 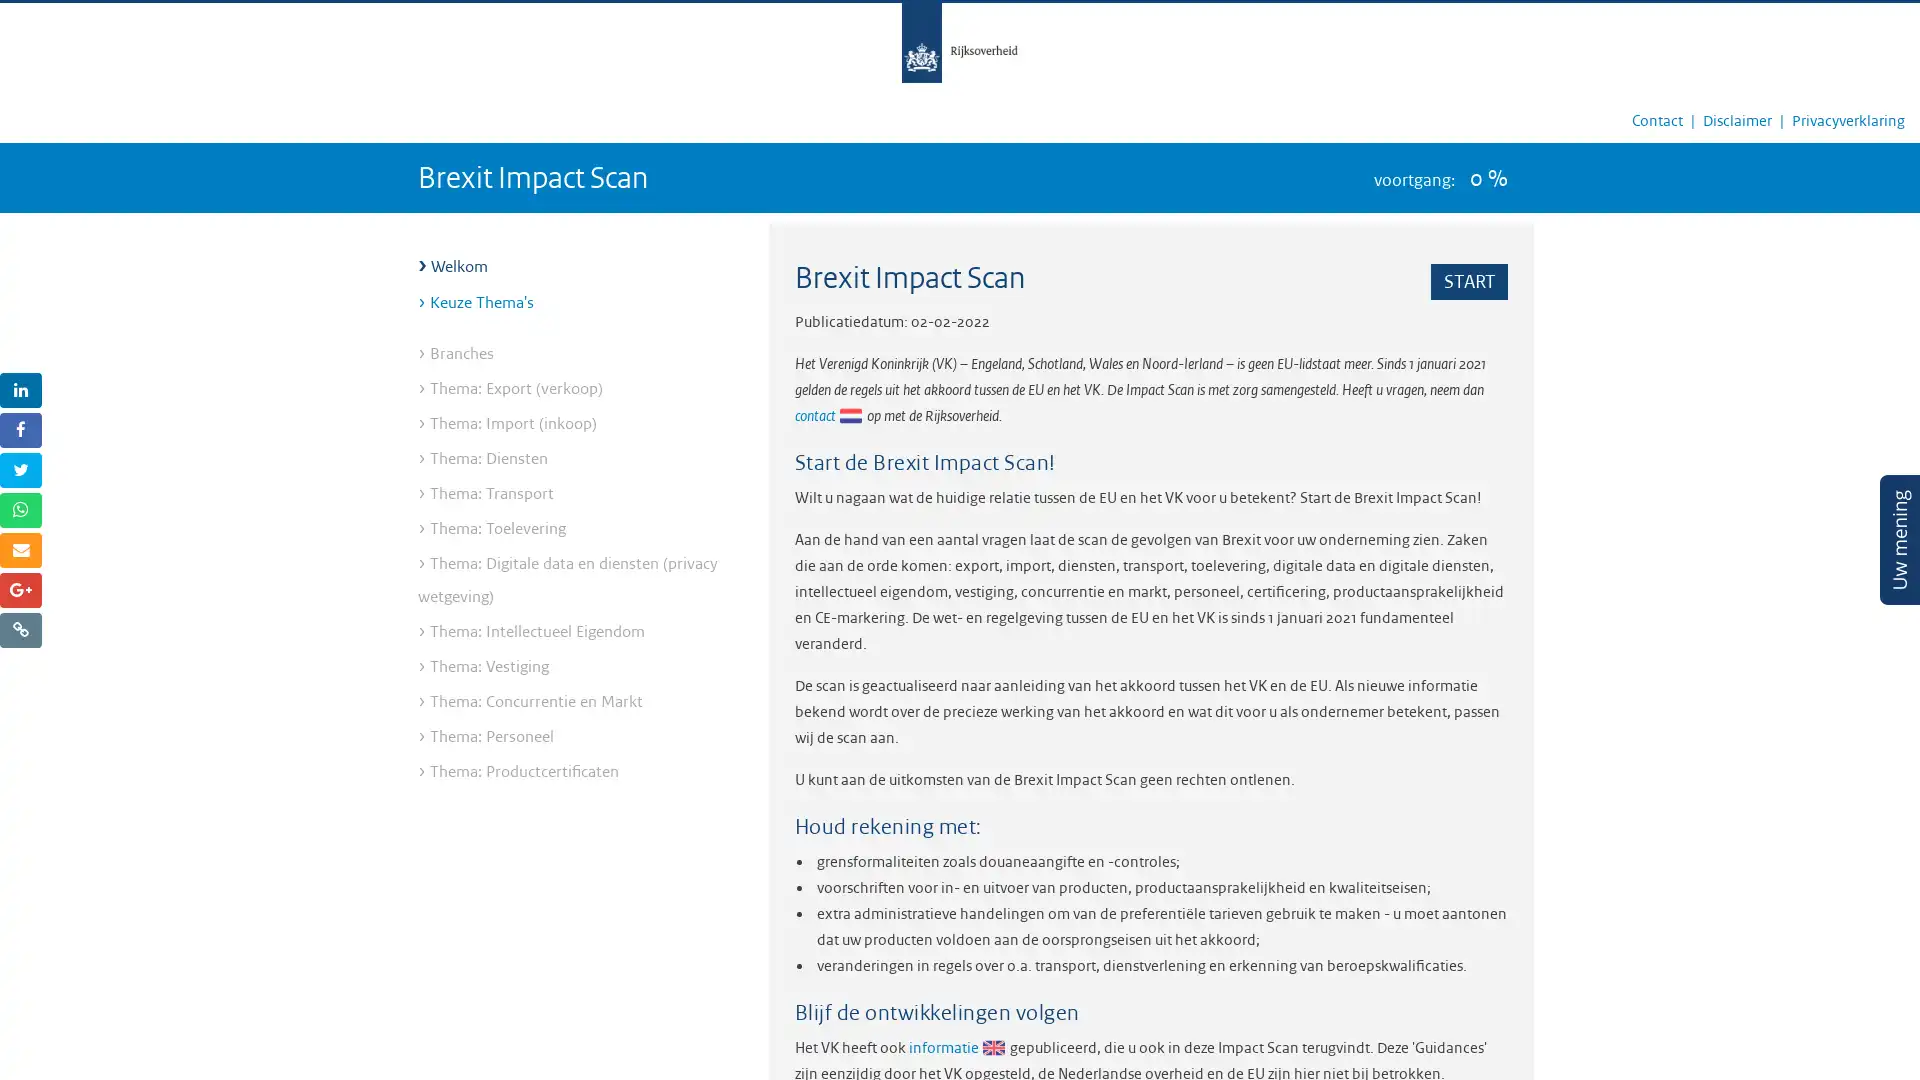 I want to click on Thema: Import (inkoop), so click(x=575, y=422).